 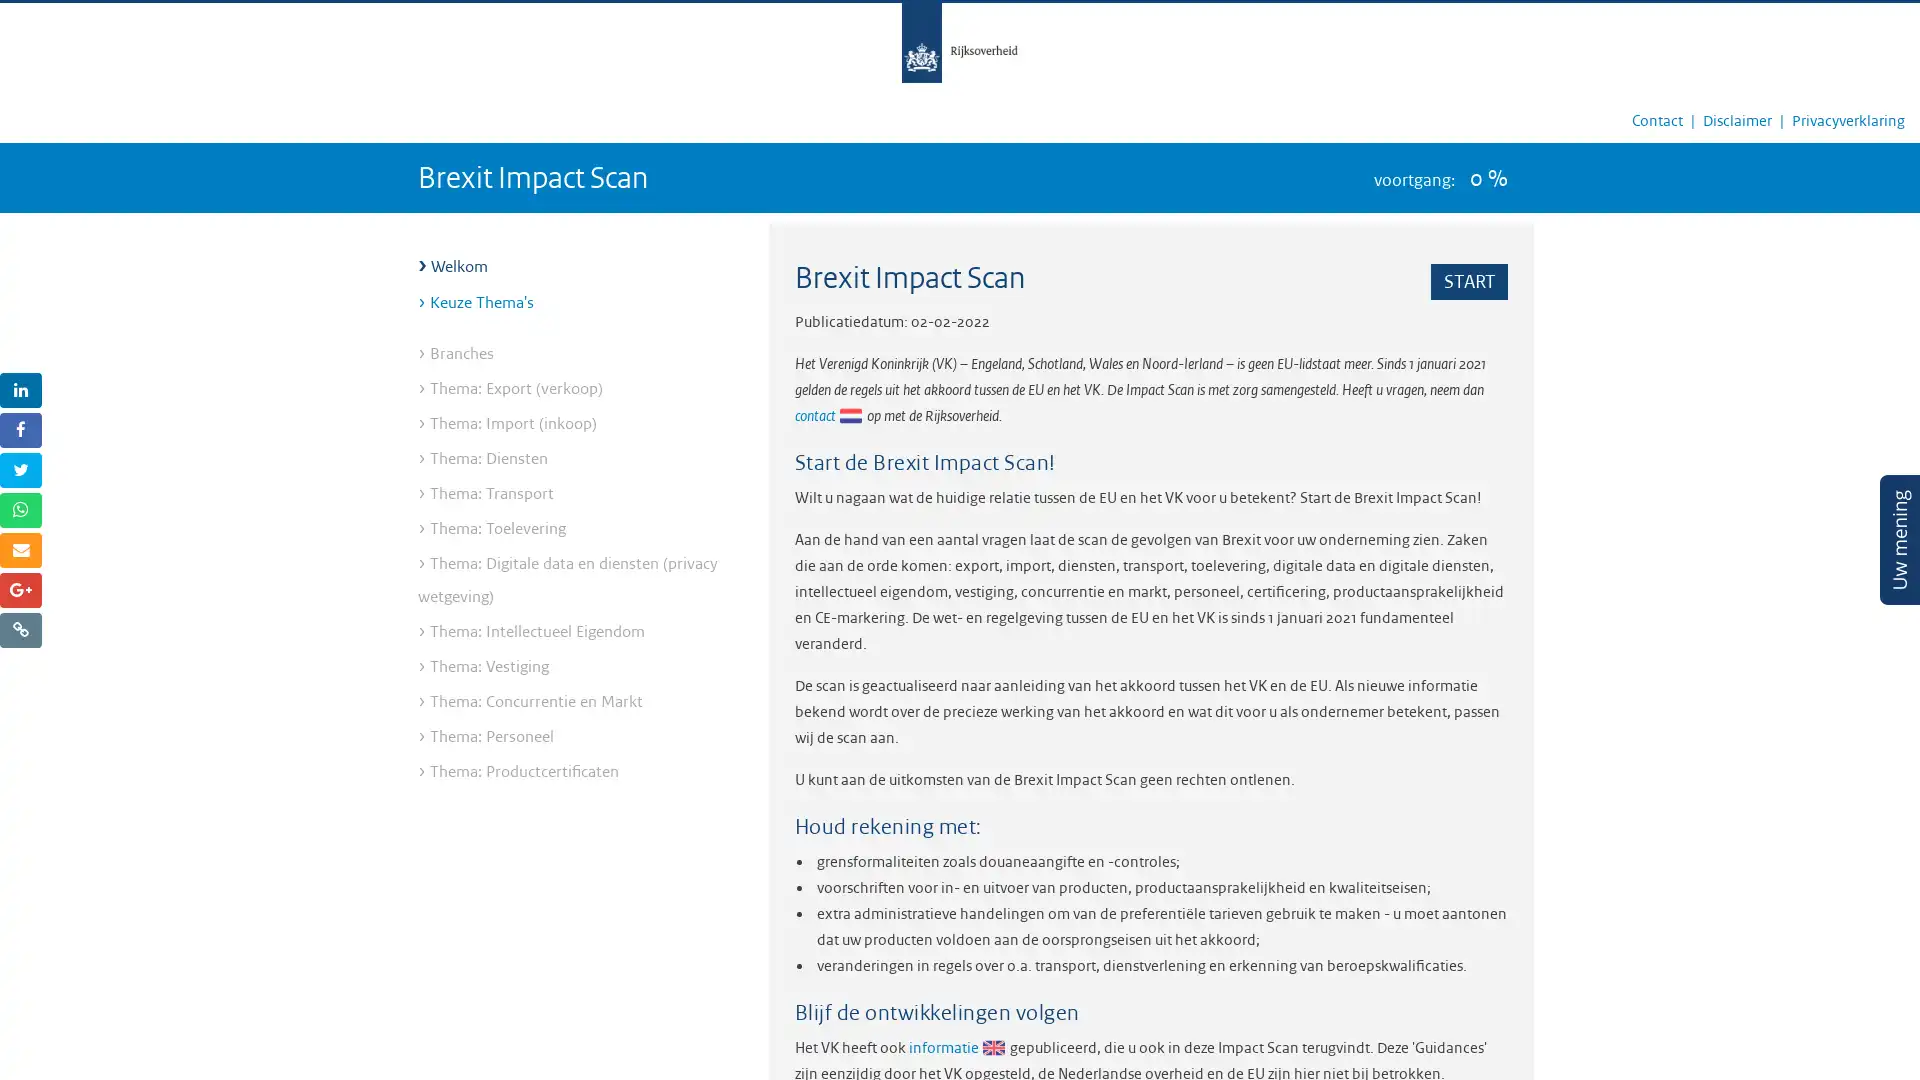 I want to click on Thema: Import (inkoop), so click(x=575, y=422).